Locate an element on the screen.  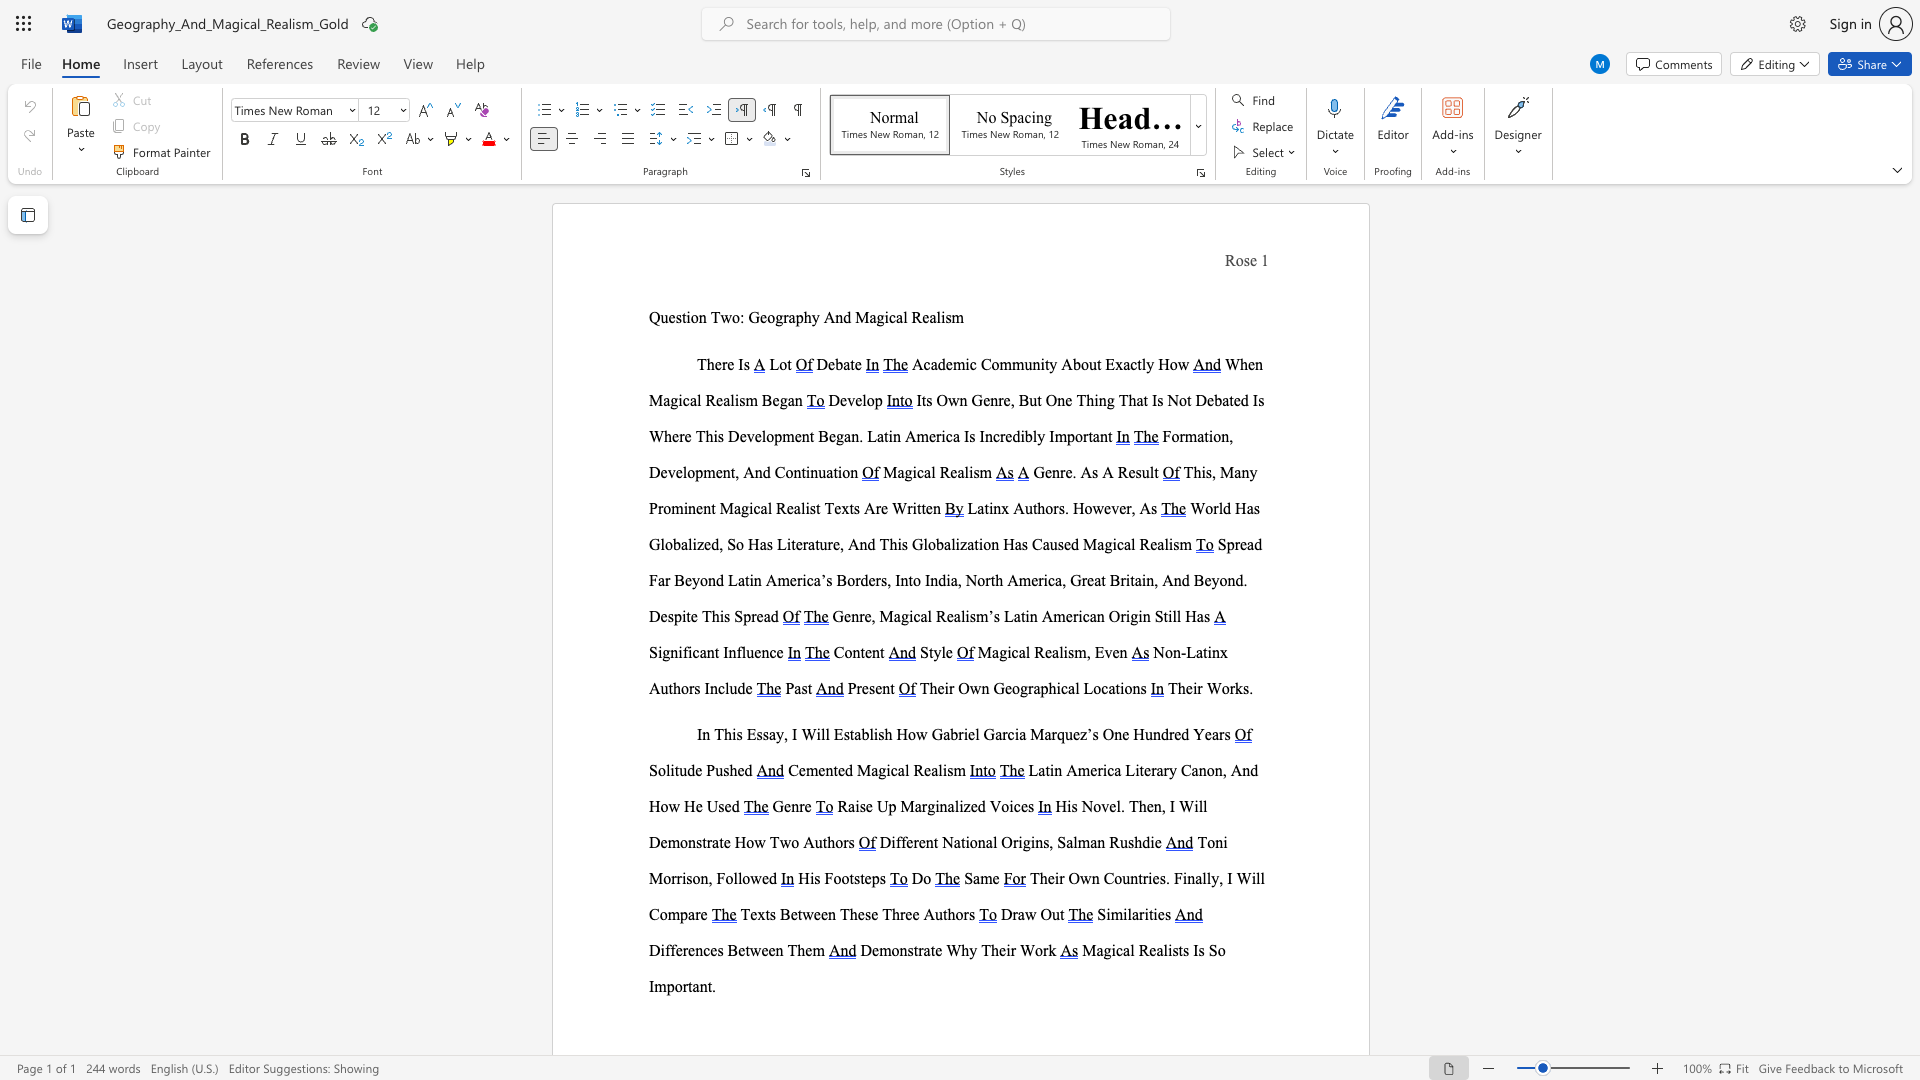
the subset text "n Rushdi" within the text "Different National Origins, Salman Rushdie" is located at coordinates (1096, 842).